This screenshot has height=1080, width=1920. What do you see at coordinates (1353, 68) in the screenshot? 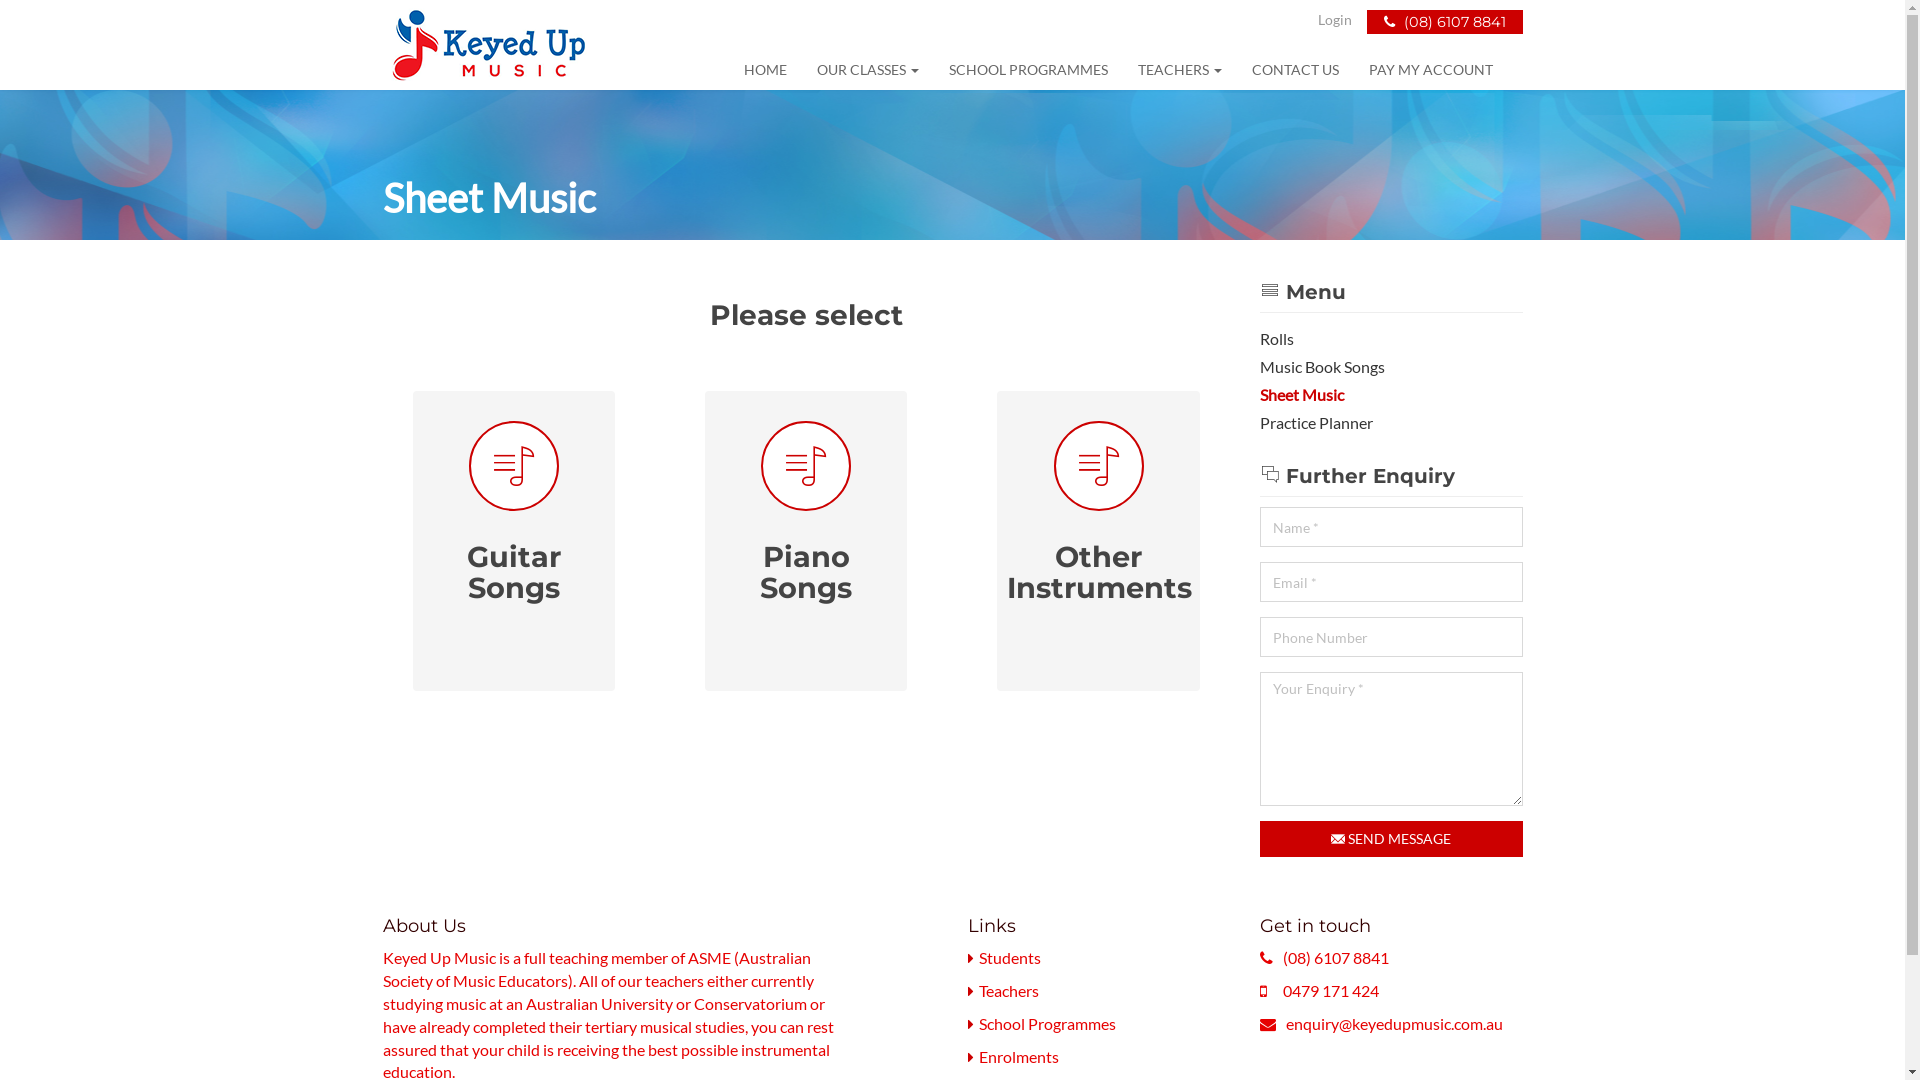
I see `'PAY MY ACCOUNT'` at bounding box center [1353, 68].